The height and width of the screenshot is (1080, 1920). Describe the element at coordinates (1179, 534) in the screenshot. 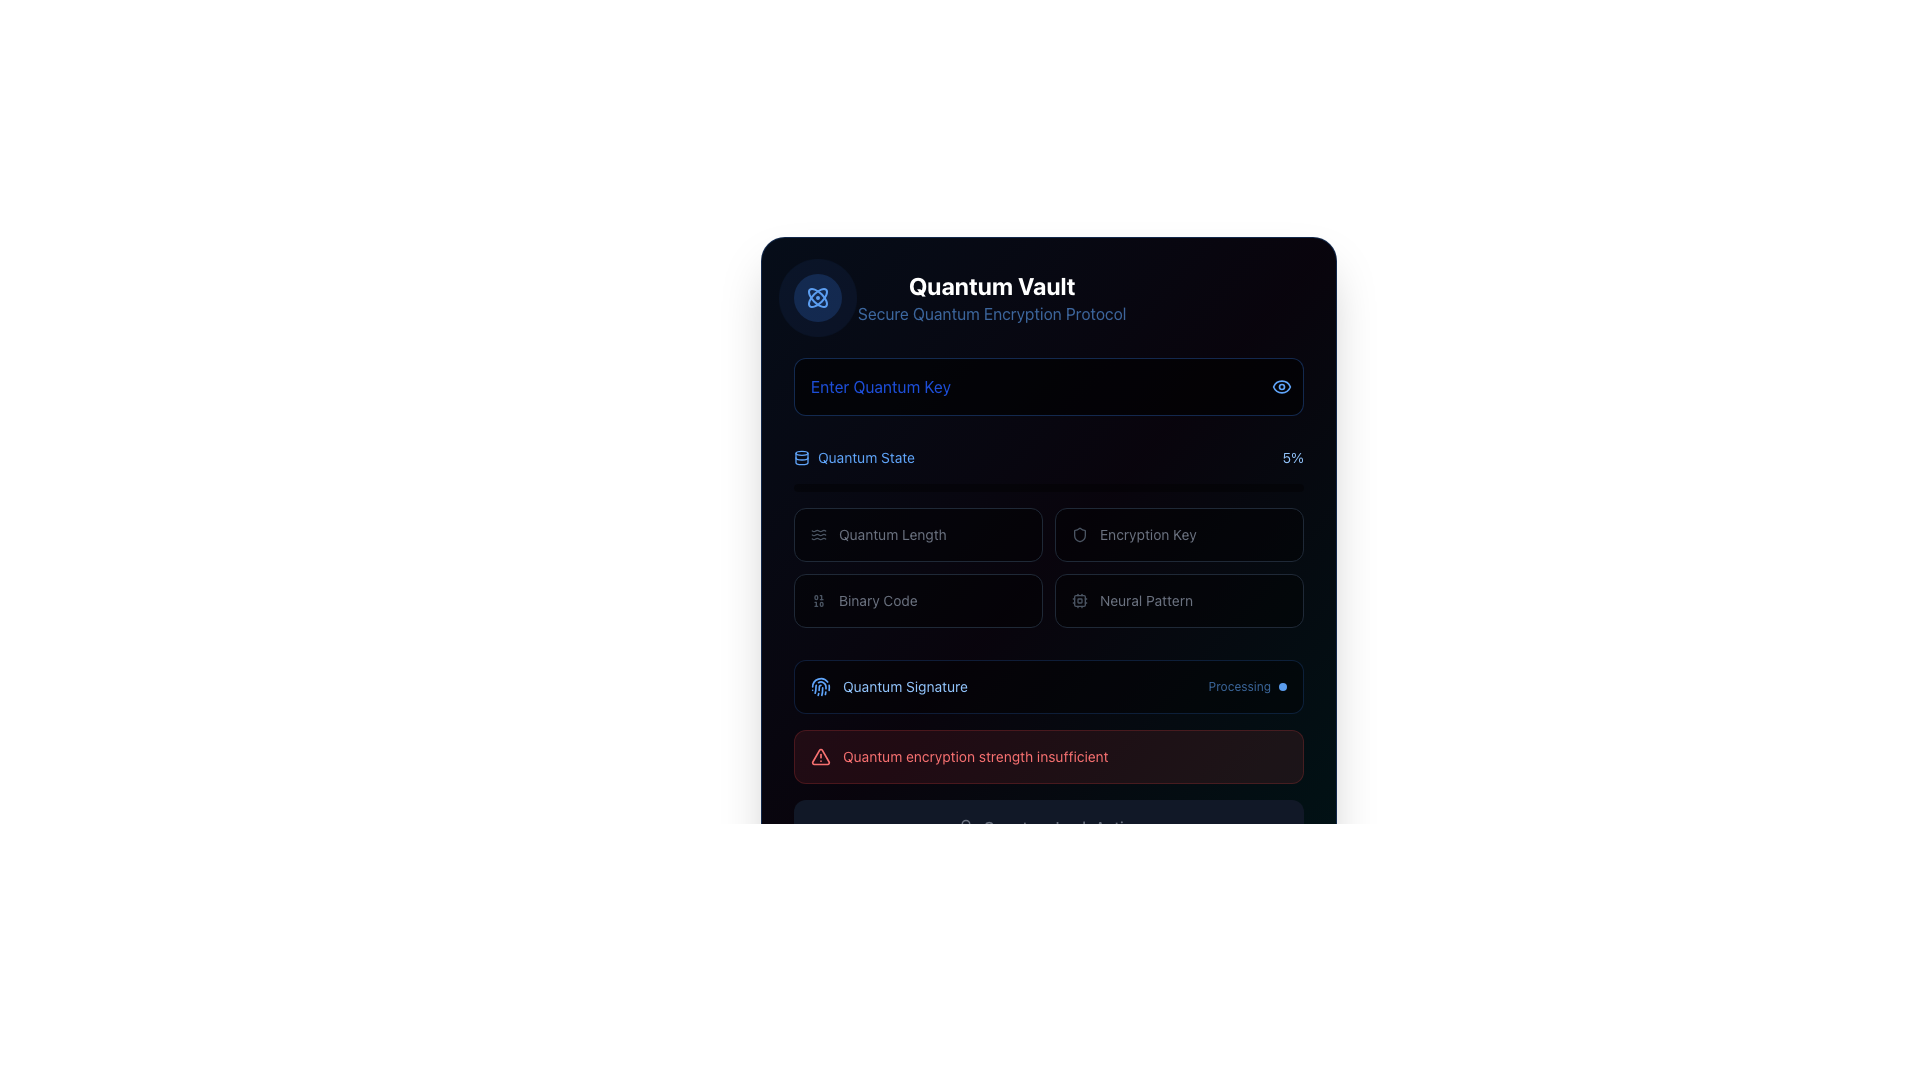

I see `the 'Encryption Key' button, which is the second option in a grid of buttons` at that location.